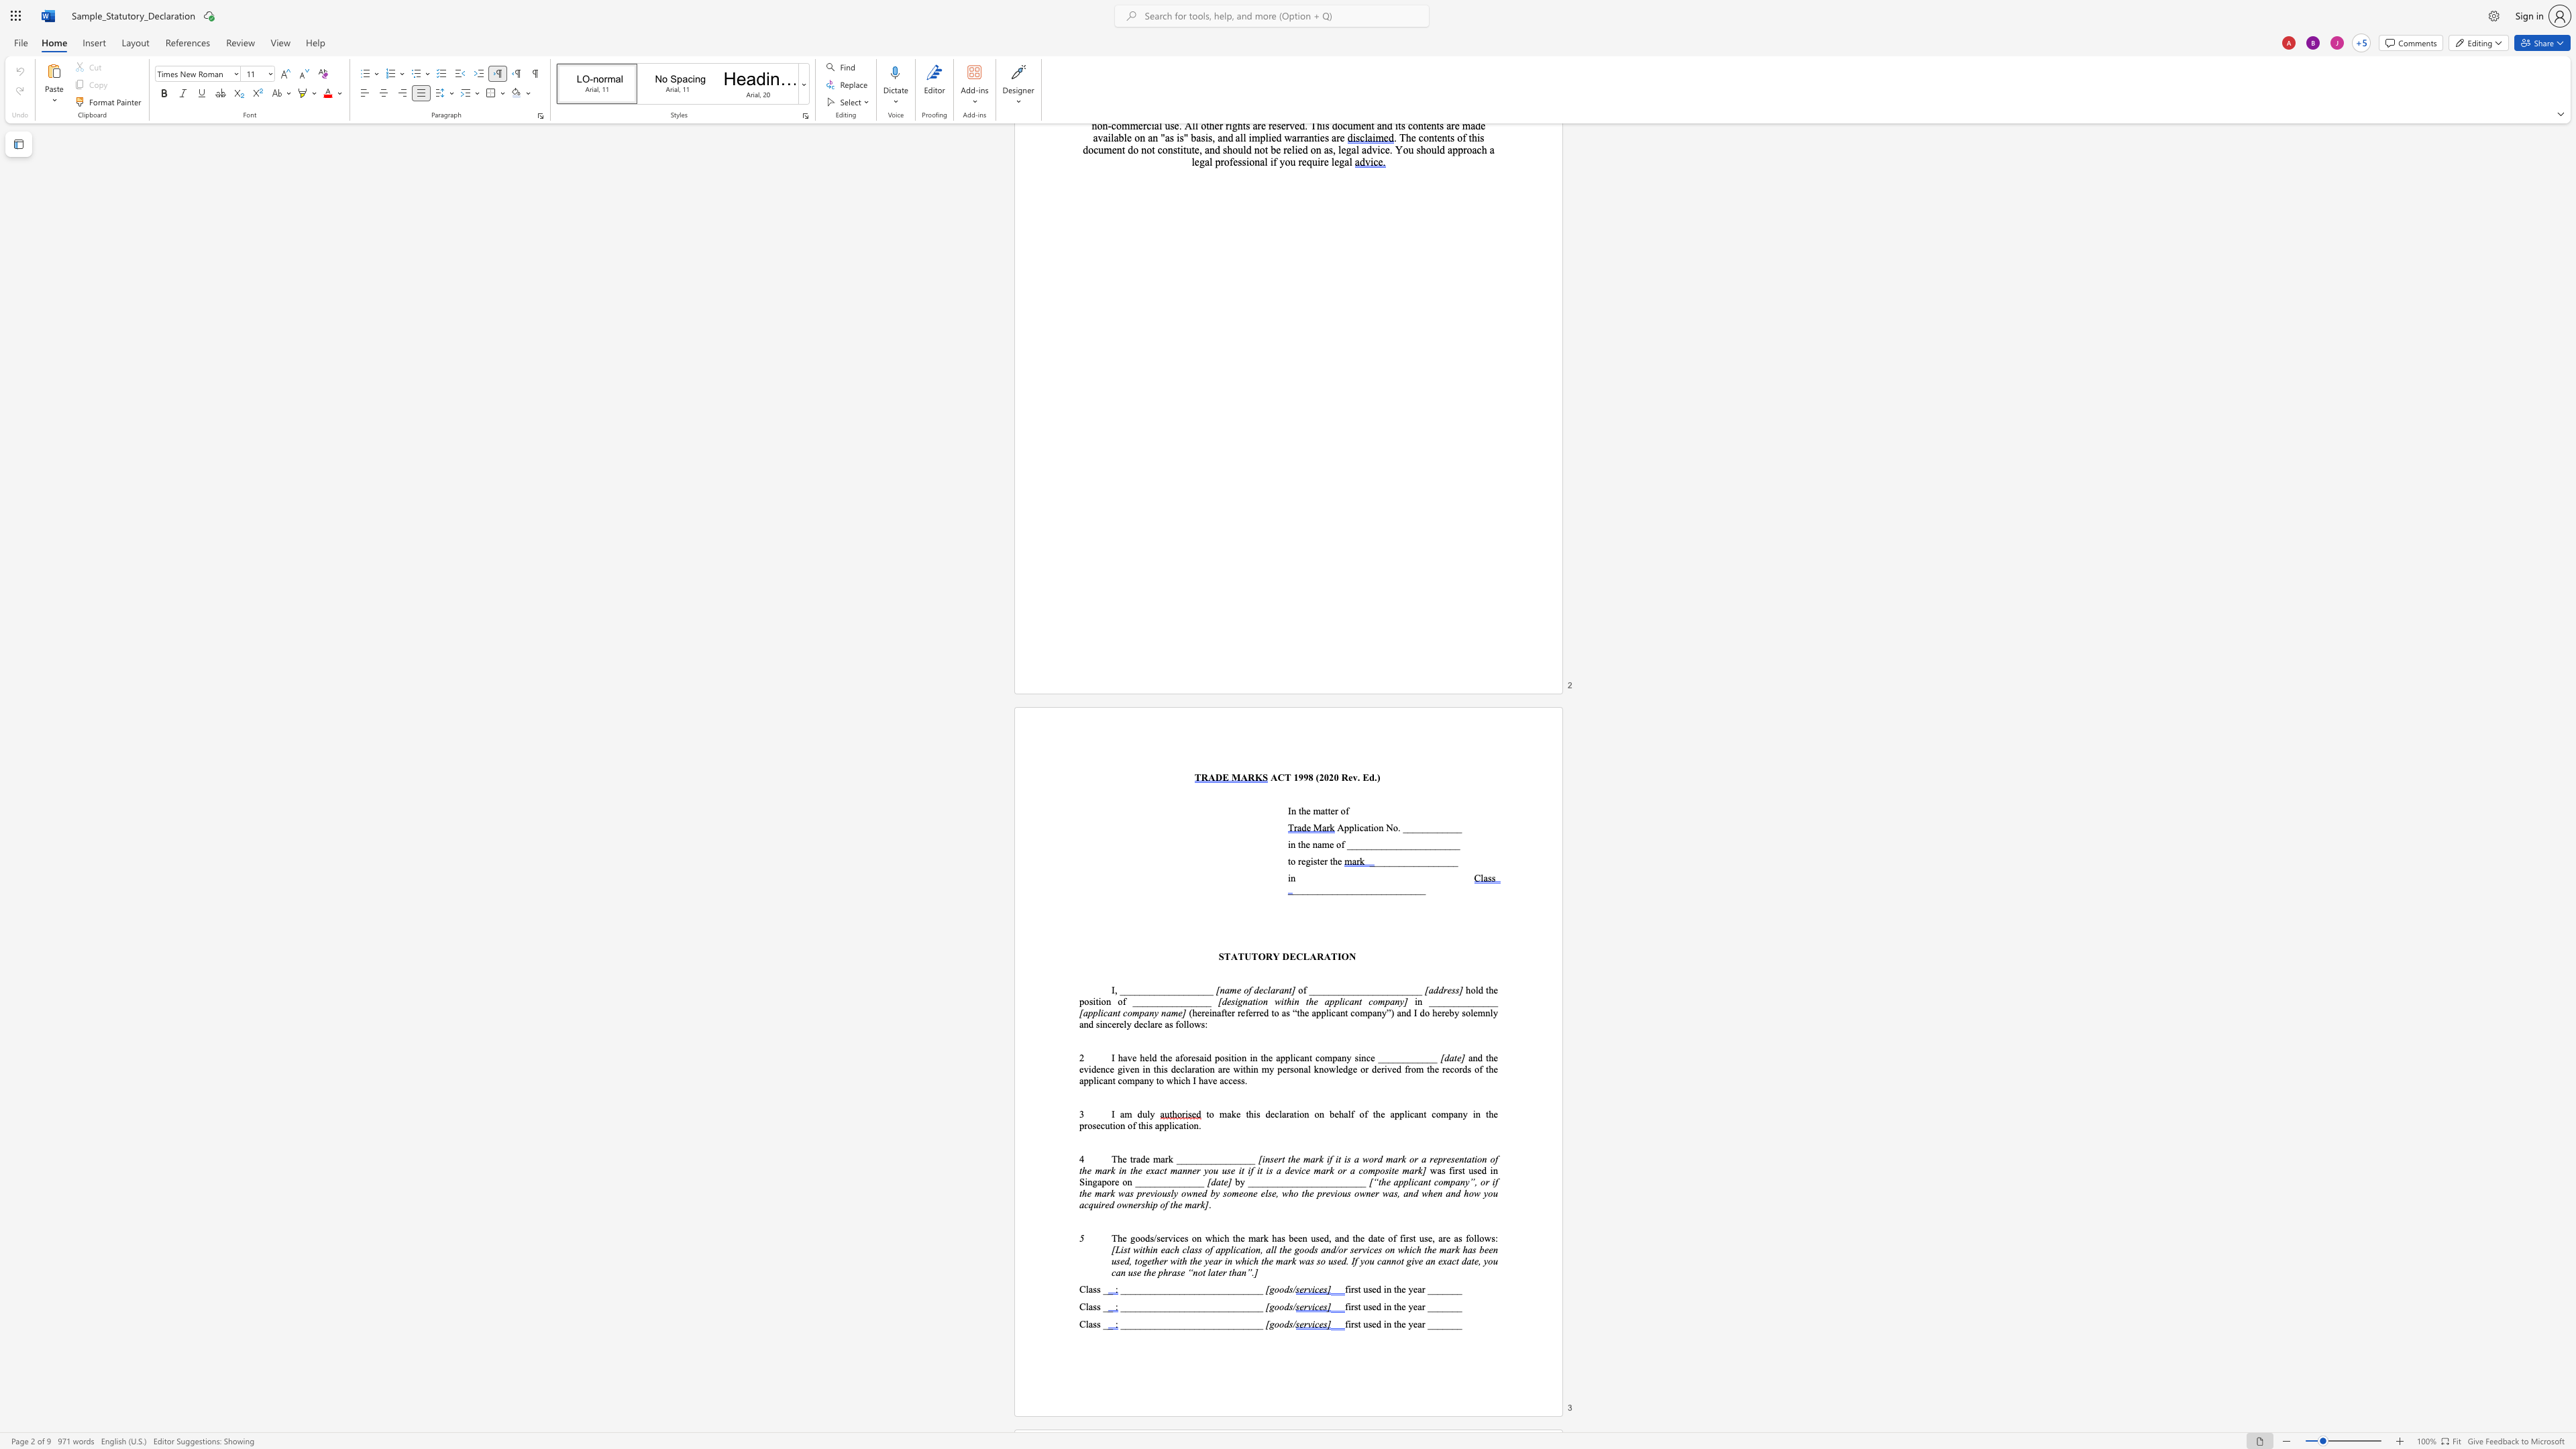  I want to click on the 1th character "m" in the text, so click(1127, 1114).